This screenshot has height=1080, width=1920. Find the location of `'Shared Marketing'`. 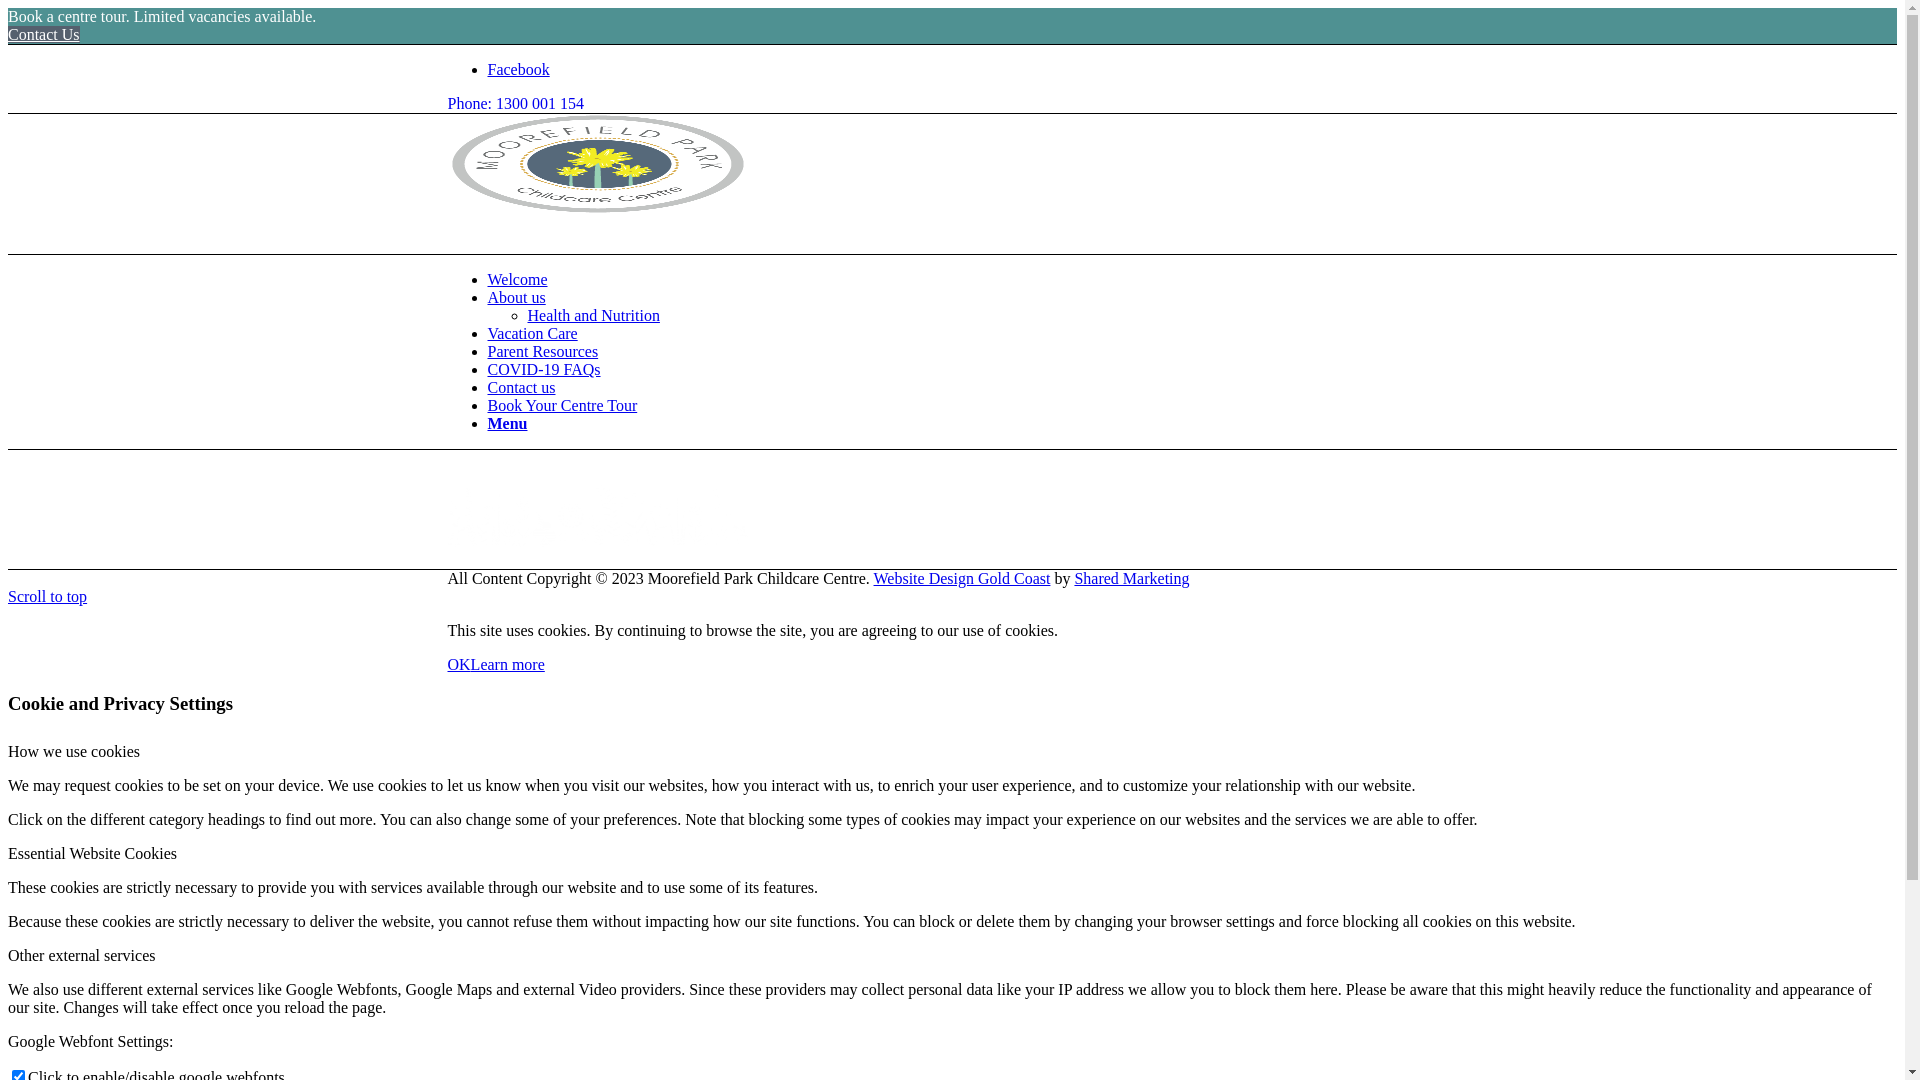

'Shared Marketing' is located at coordinates (1131, 578).